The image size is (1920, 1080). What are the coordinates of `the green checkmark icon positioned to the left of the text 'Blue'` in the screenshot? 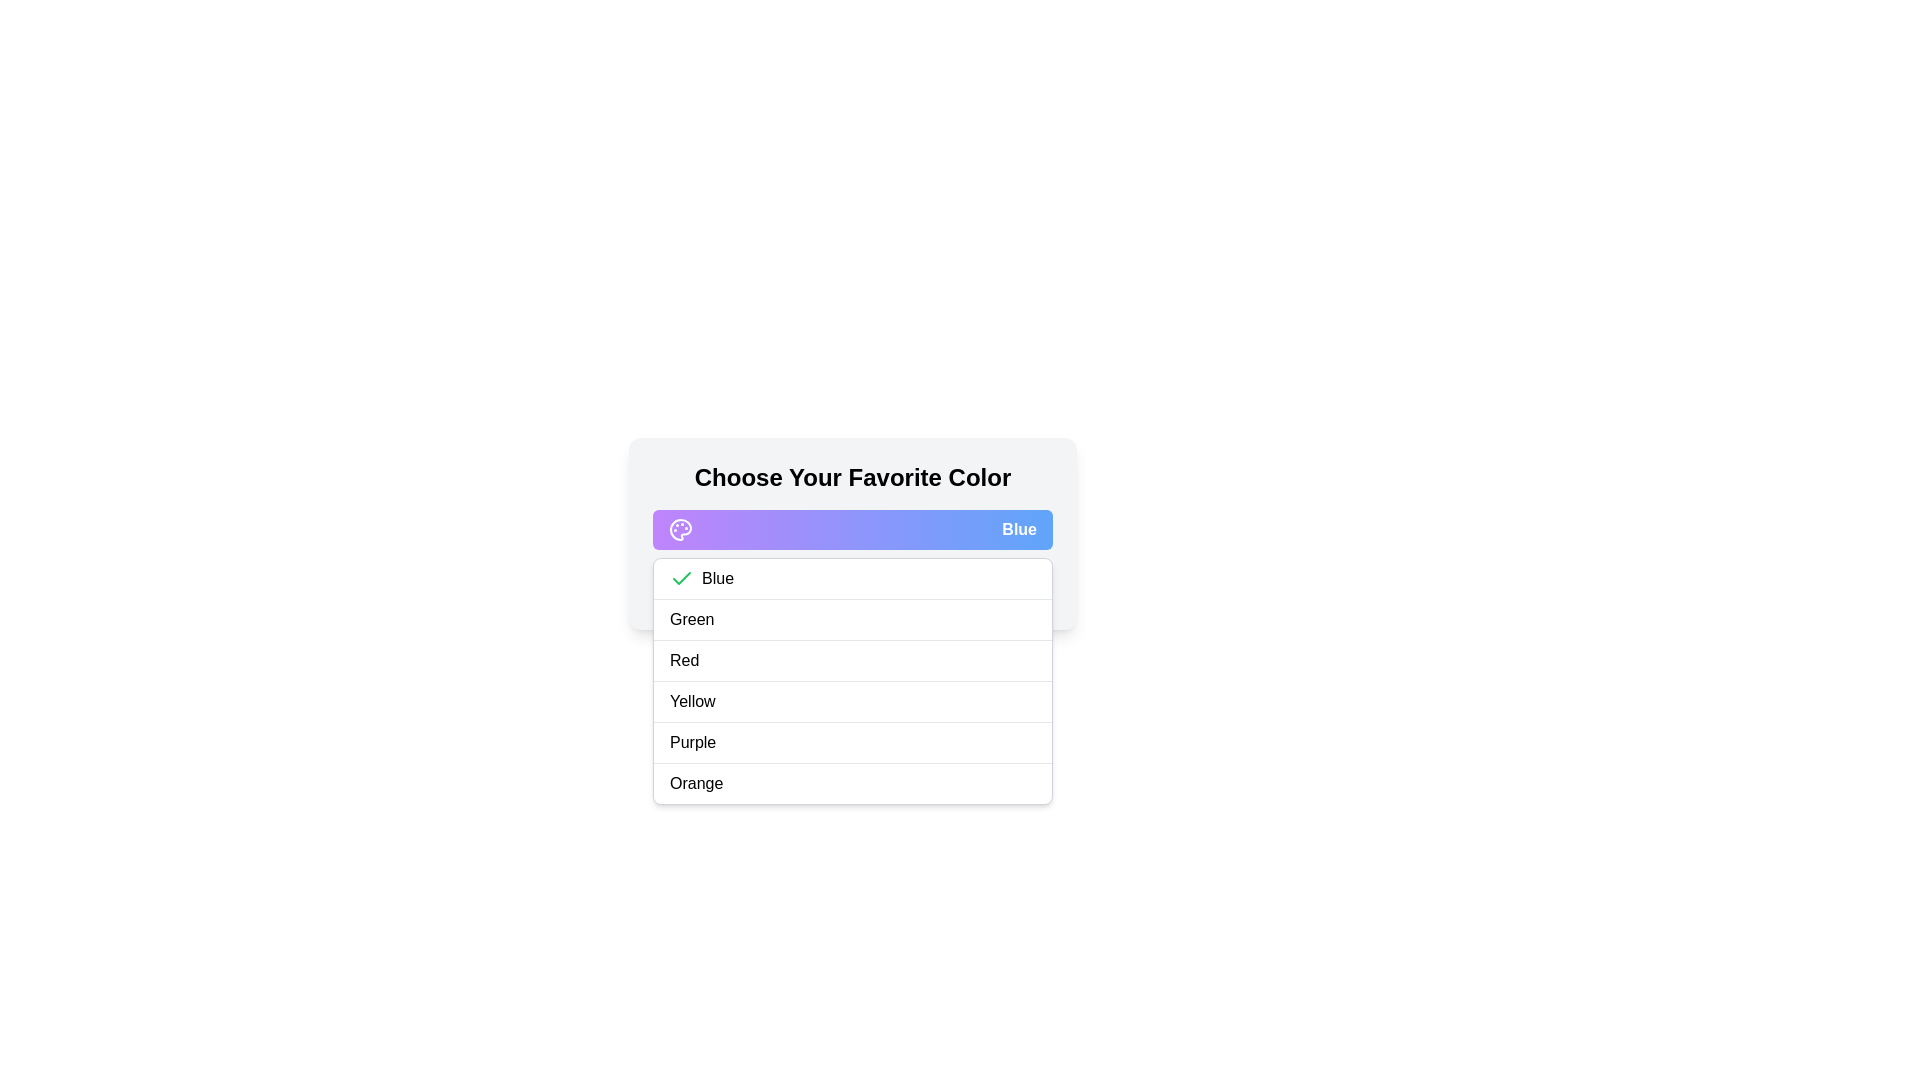 It's located at (681, 578).